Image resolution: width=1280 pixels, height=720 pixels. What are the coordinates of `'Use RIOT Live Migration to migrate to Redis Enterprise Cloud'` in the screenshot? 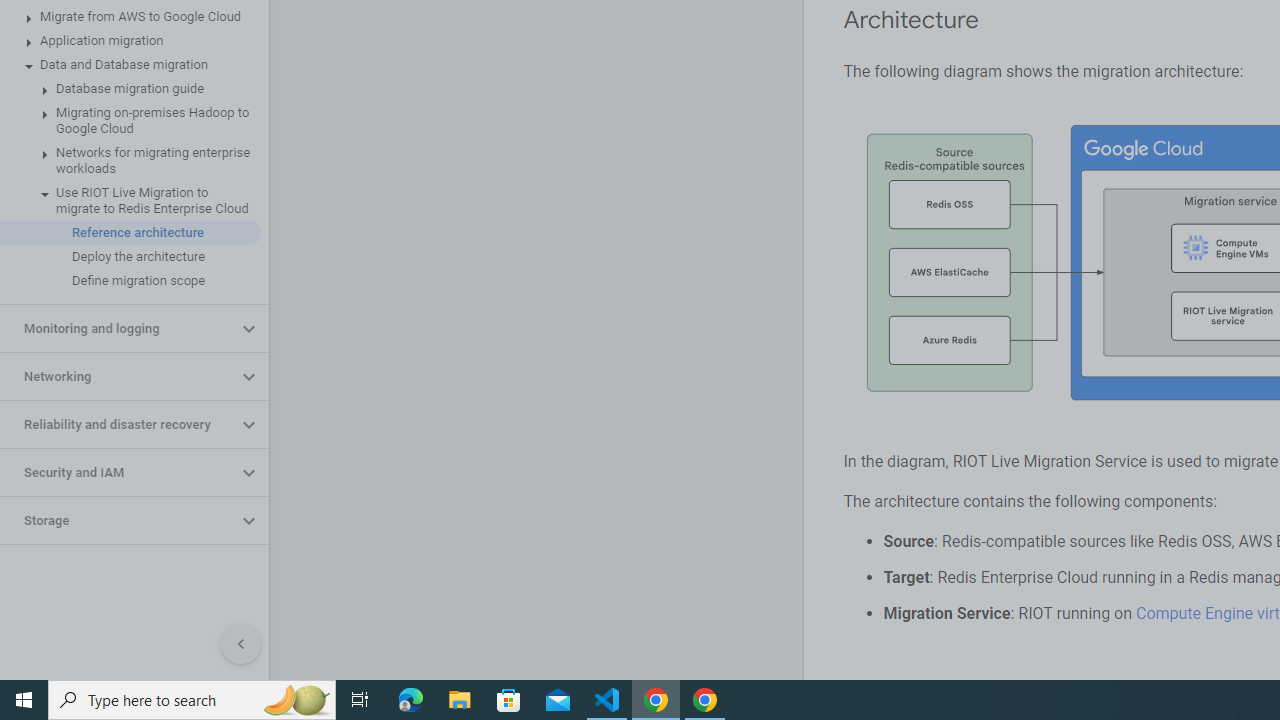 It's located at (129, 200).